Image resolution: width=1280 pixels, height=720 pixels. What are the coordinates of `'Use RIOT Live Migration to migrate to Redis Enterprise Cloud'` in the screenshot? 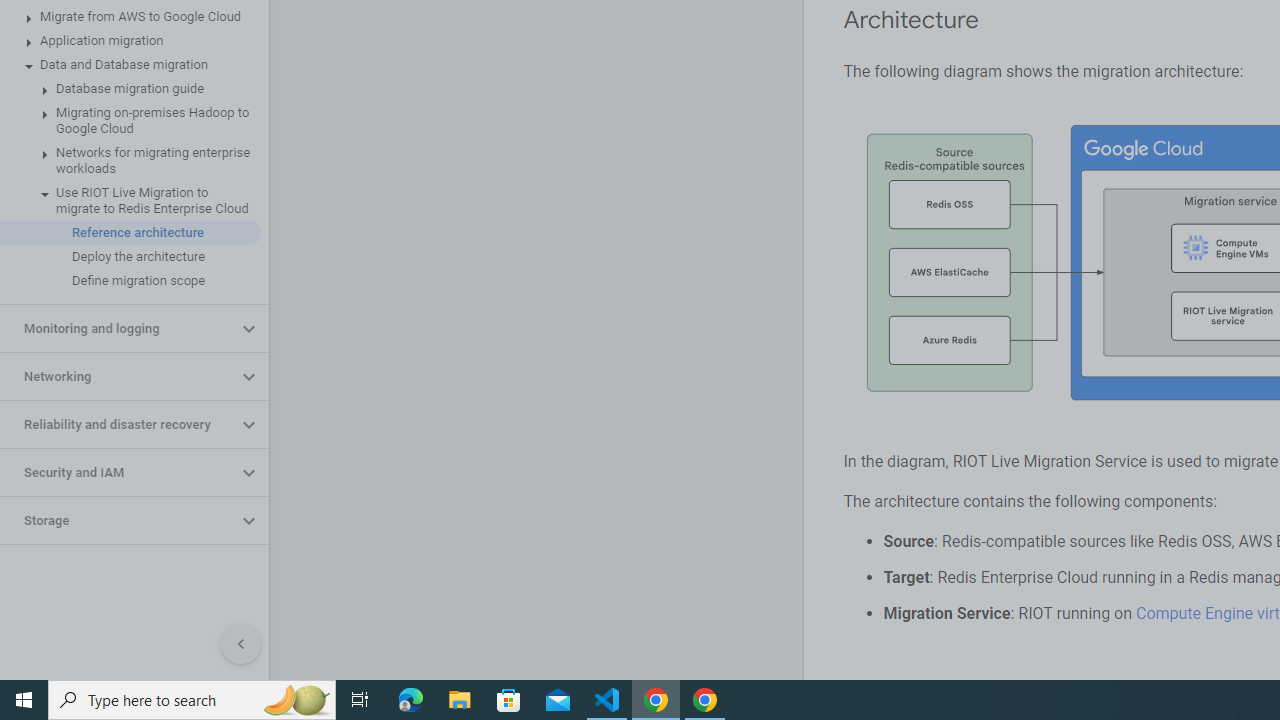 It's located at (129, 200).